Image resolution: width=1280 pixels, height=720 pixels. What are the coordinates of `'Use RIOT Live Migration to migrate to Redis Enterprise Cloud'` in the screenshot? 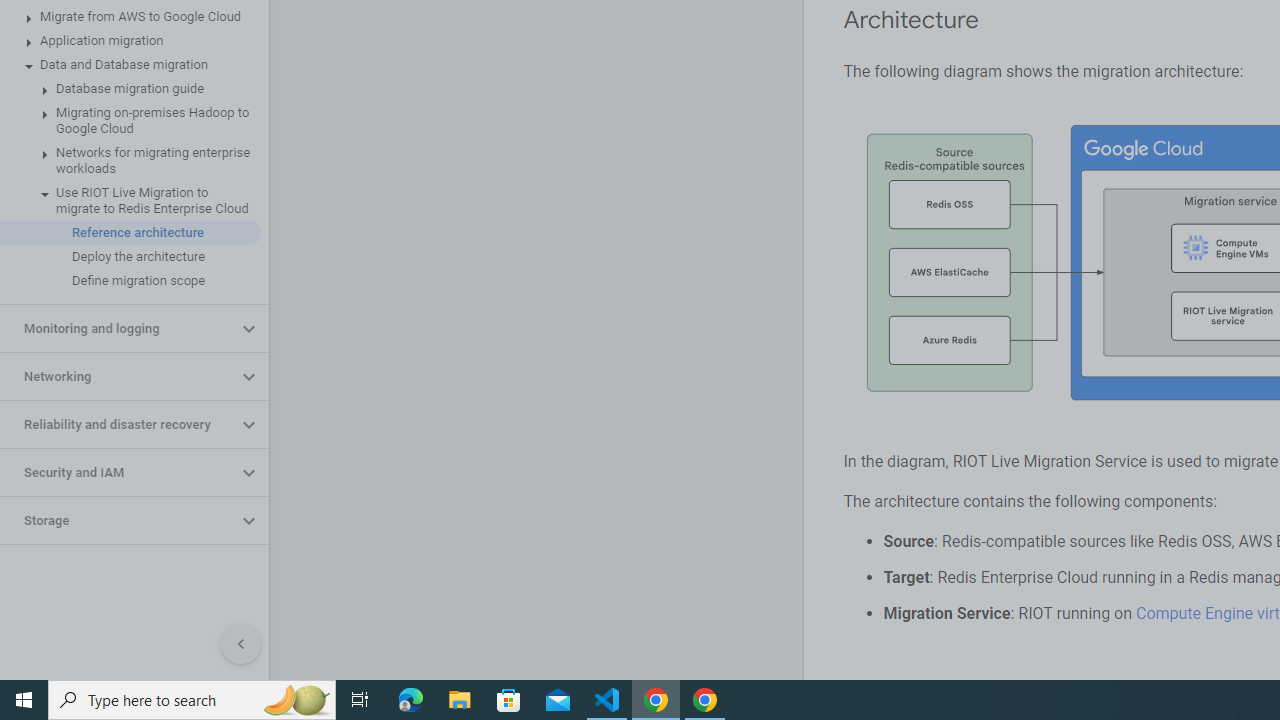 It's located at (129, 200).